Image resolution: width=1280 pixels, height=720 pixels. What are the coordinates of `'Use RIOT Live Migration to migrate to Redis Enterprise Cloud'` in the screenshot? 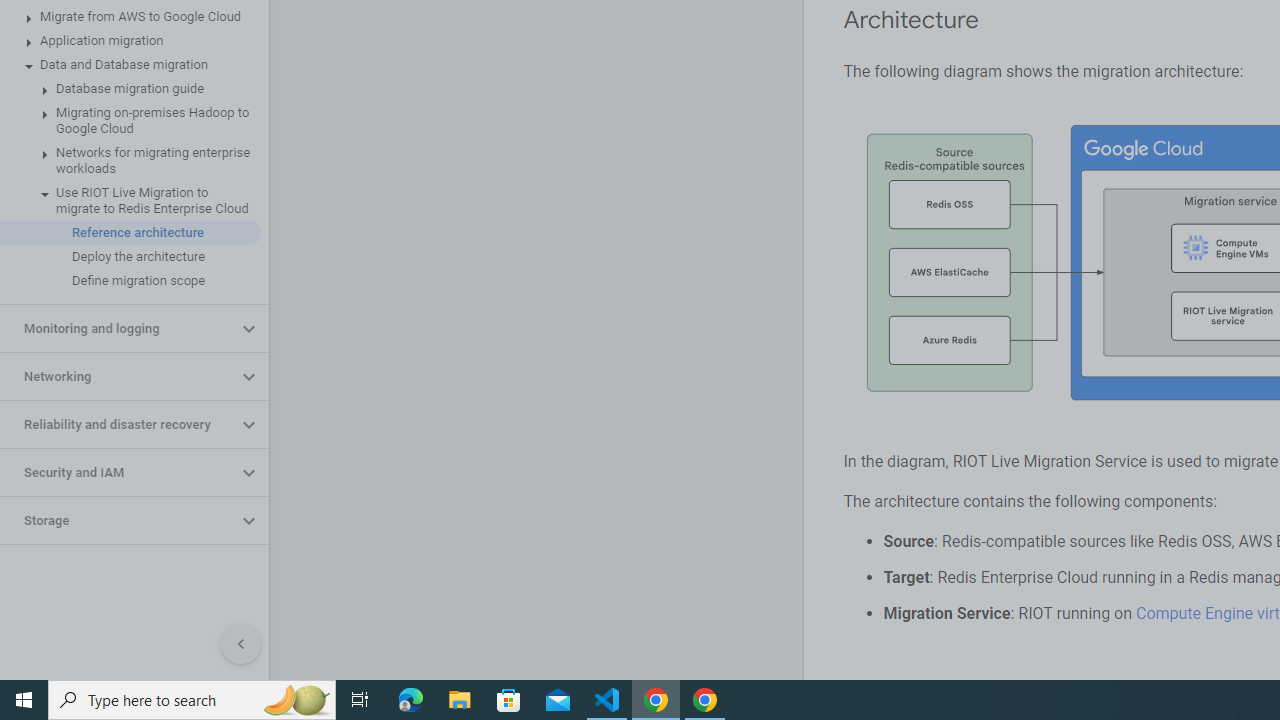 It's located at (129, 200).